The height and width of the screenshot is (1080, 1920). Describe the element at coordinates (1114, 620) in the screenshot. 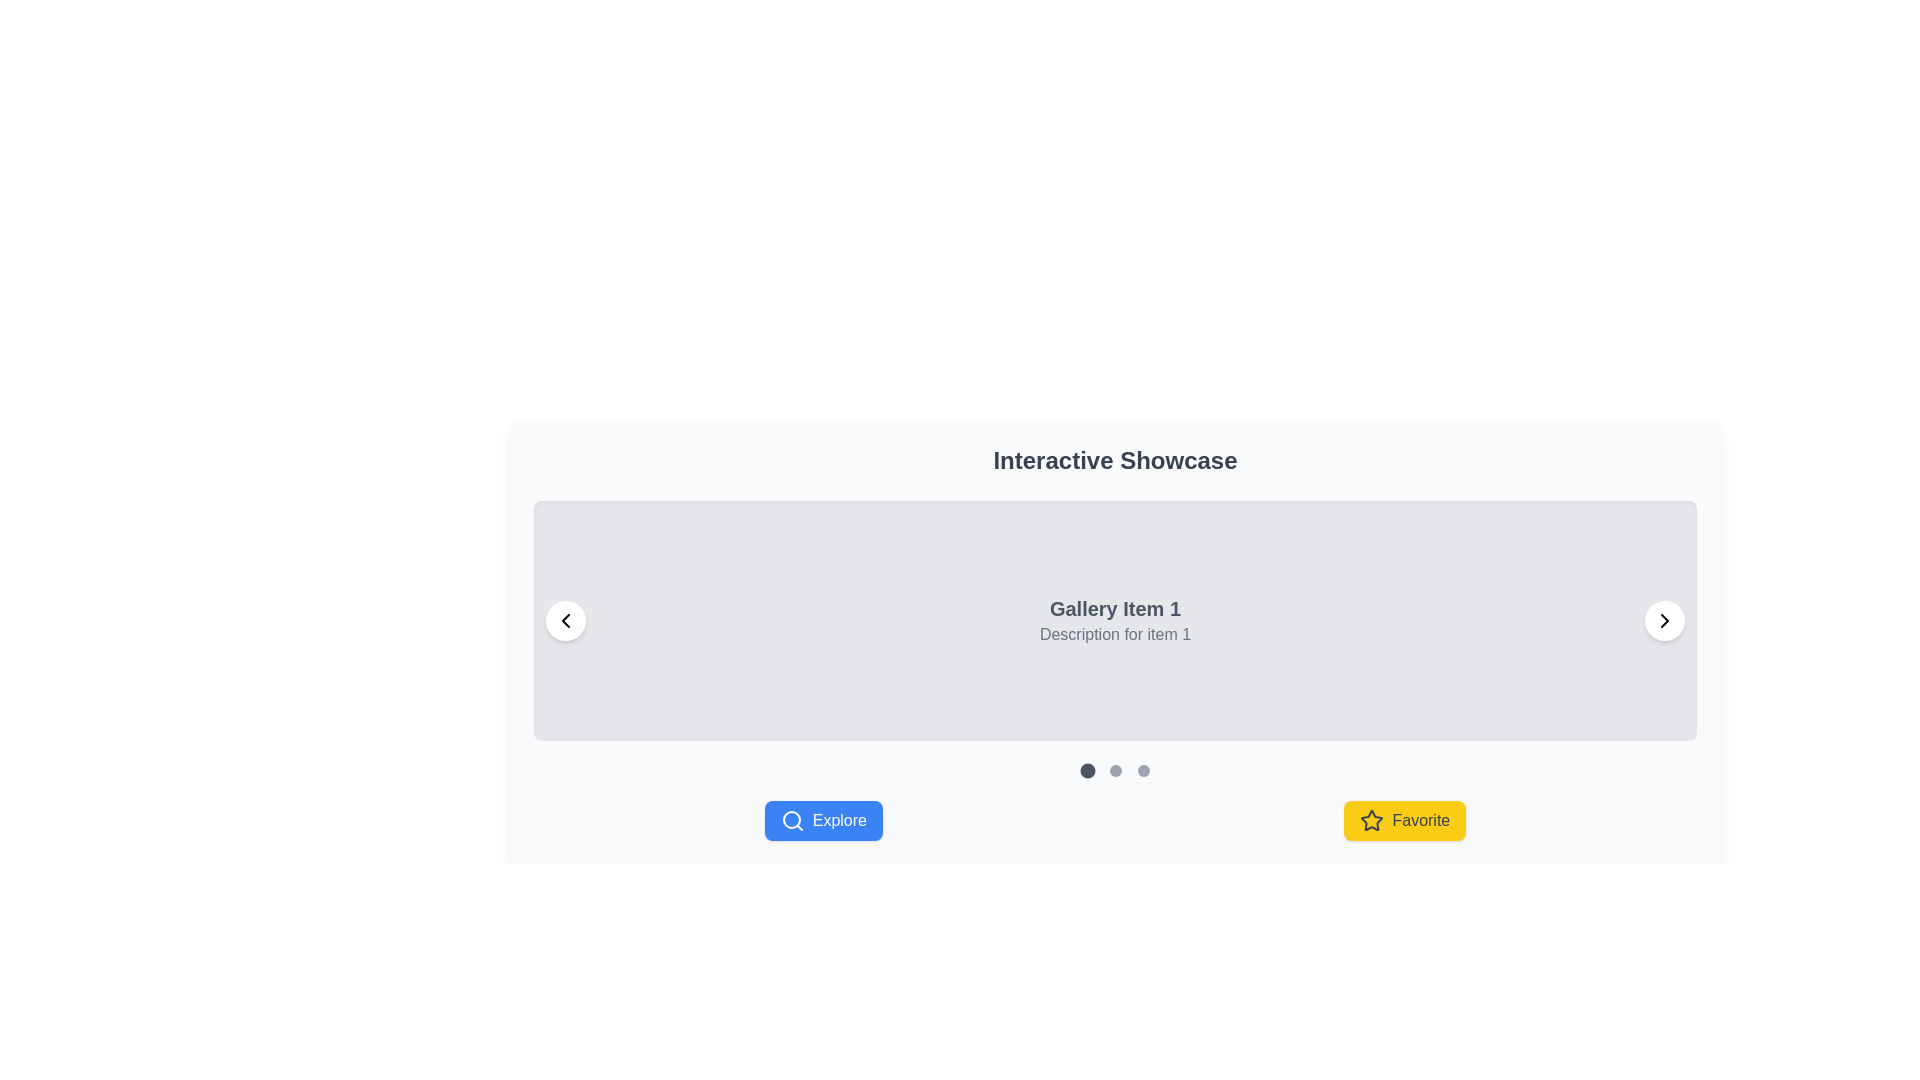

I see `contents of the text label that describes the gallery item, positioned below the 'Interactive Showcase' header and above the pagination indicators and action buttons` at that location.